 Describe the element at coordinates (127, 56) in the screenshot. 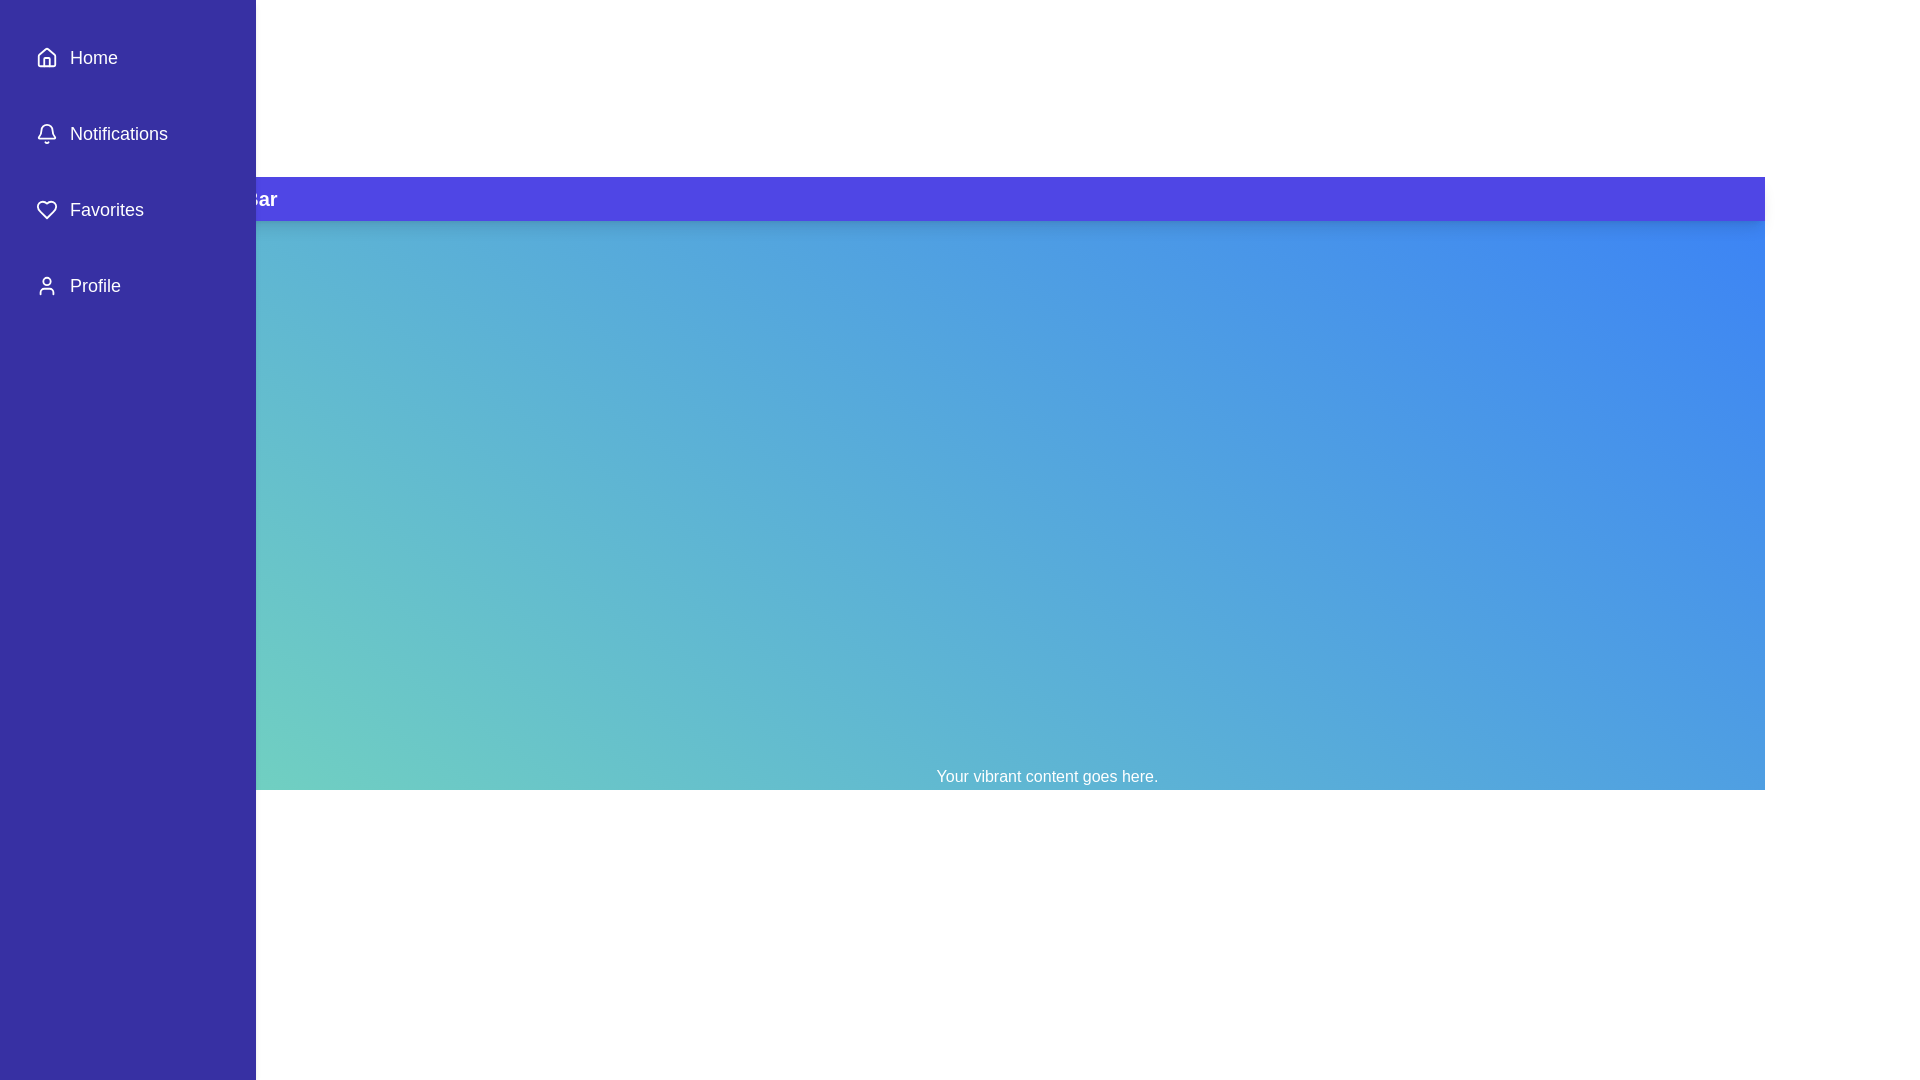

I see `the menu item Home in the sidebar` at that location.